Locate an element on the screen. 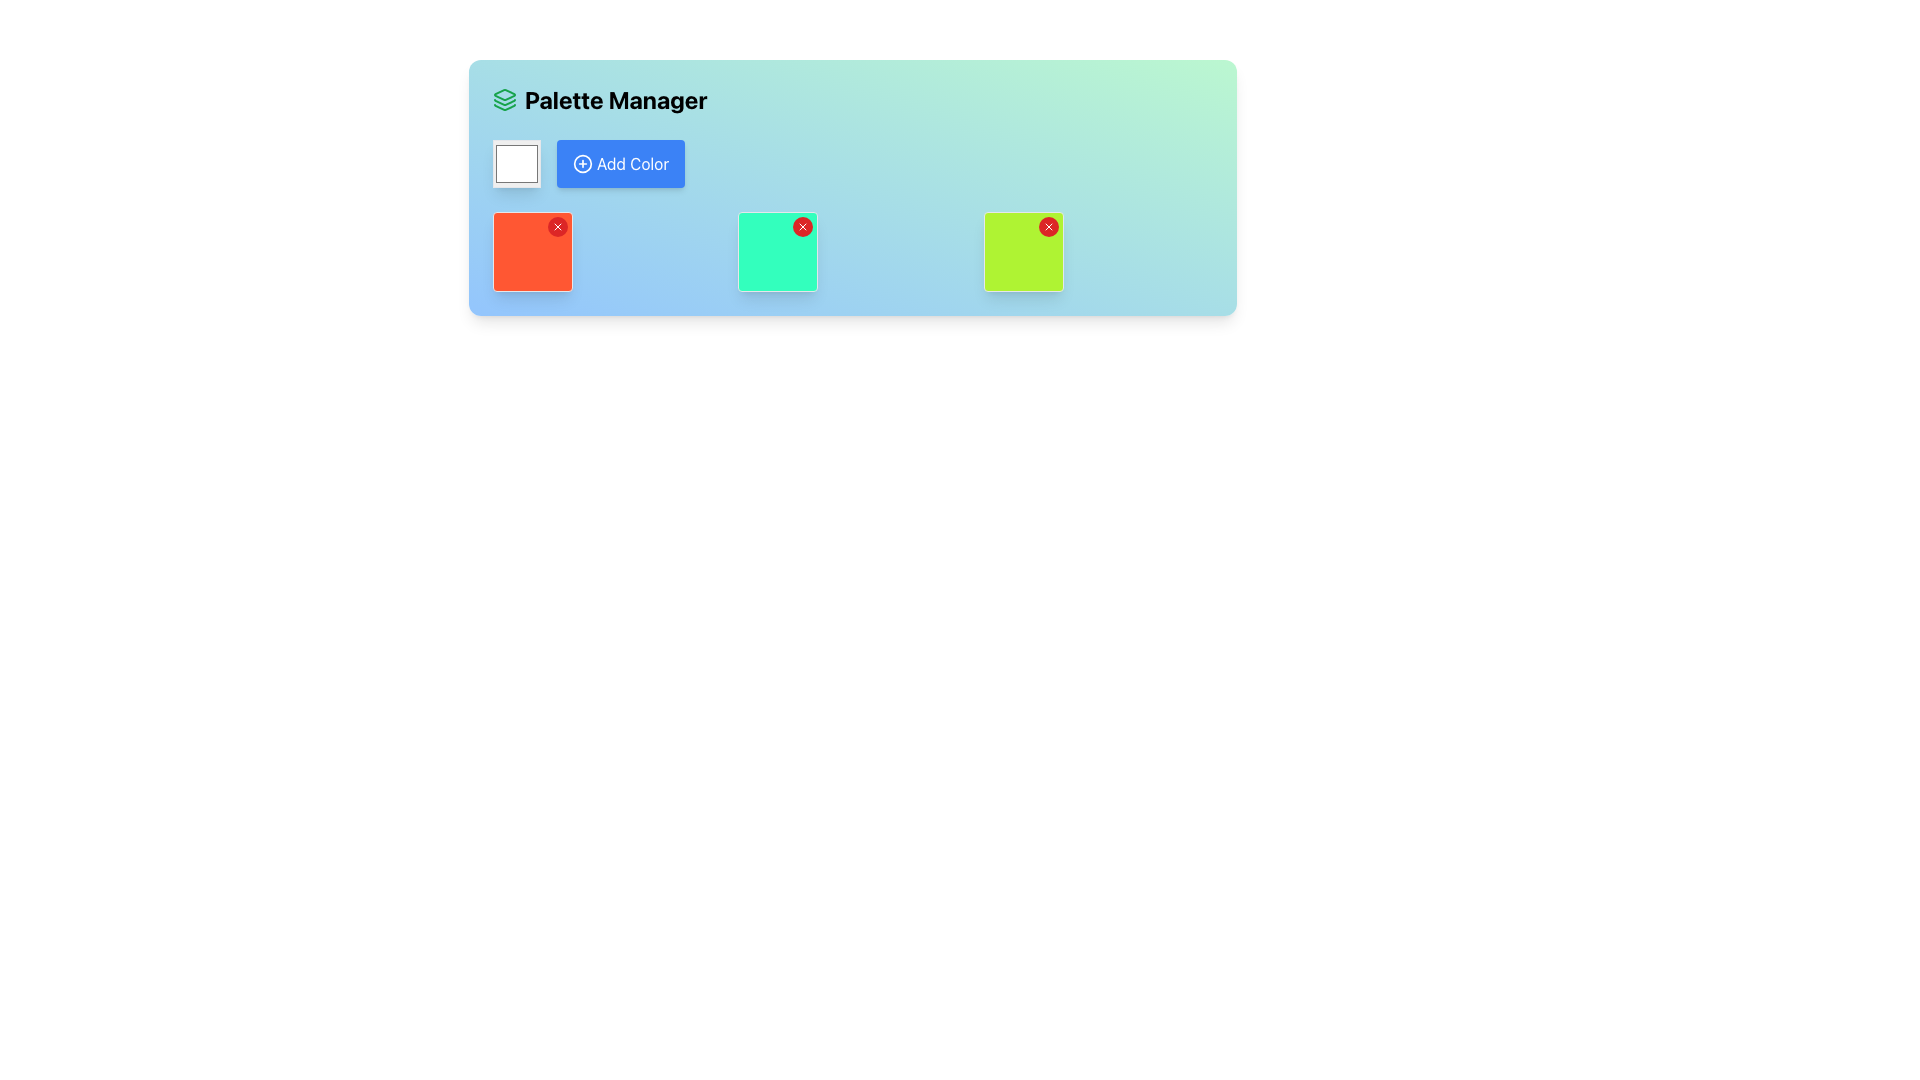 The height and width of the screenshot is (1080, 1920). the first Visual Box in the color palette is located at coordinates (532, 250).